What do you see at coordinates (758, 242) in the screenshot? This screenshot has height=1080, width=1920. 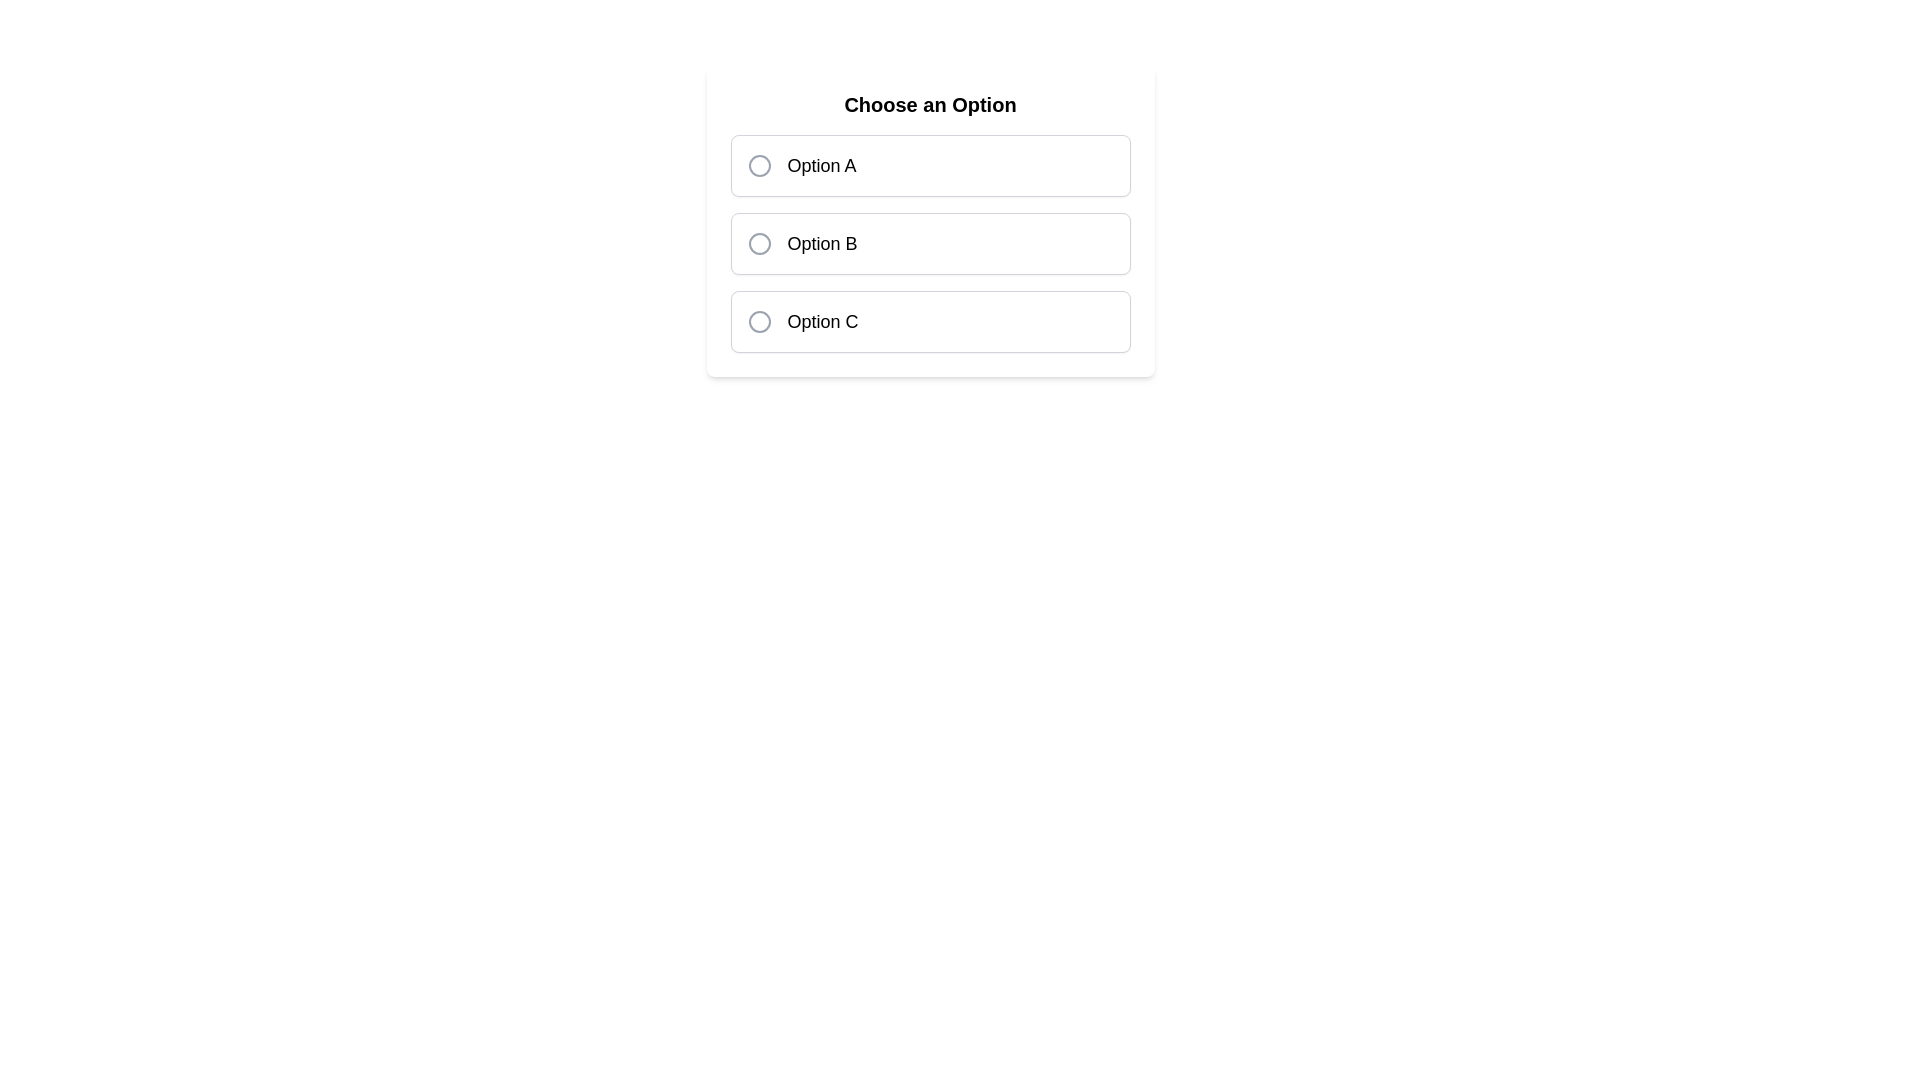 I see `the radio button icon for 'Option B'` at bounding box center [758, 242].